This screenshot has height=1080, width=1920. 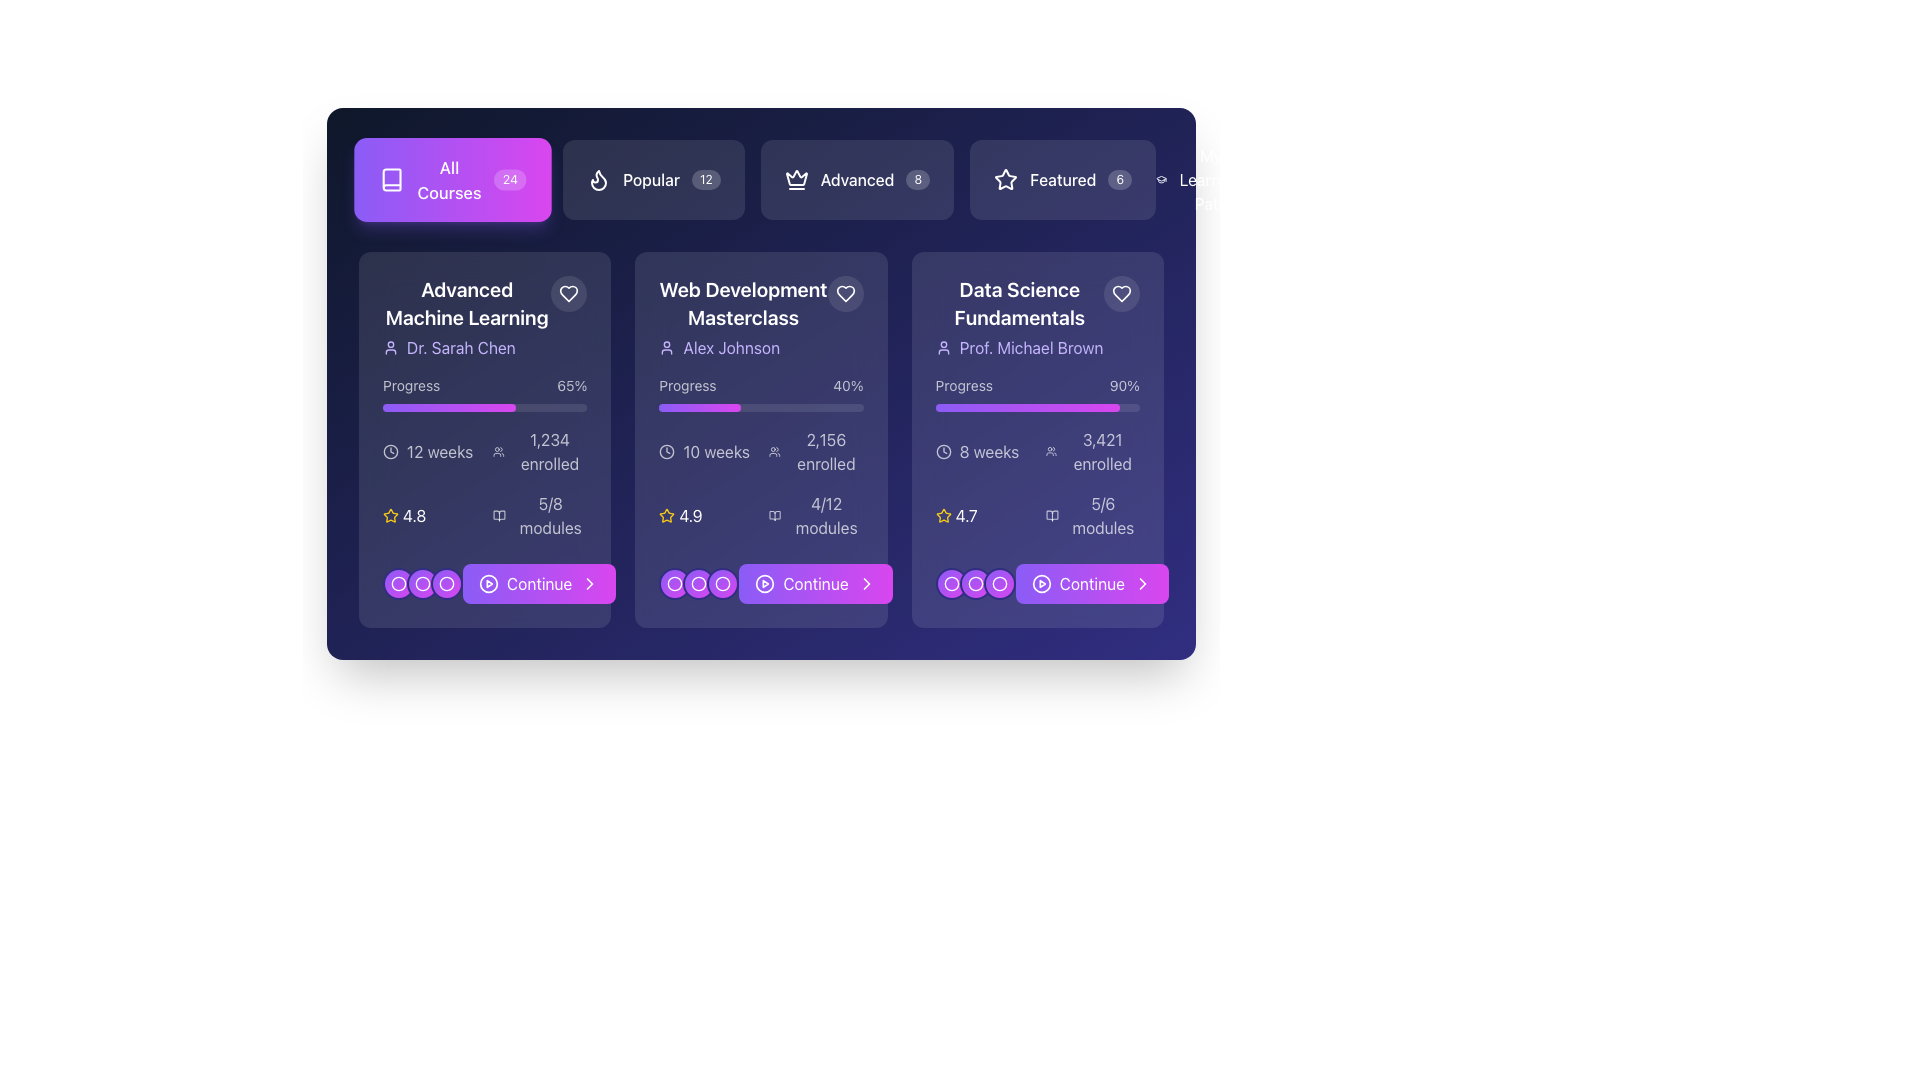 What do you see at coordinates (489, 583) in the screenshot?
I see `the Decorative SVG circle located within the 'Continue' button area of the 'Advanced Machine Learning' course card, which resembles a play icon` at bounding box center [489, 583].